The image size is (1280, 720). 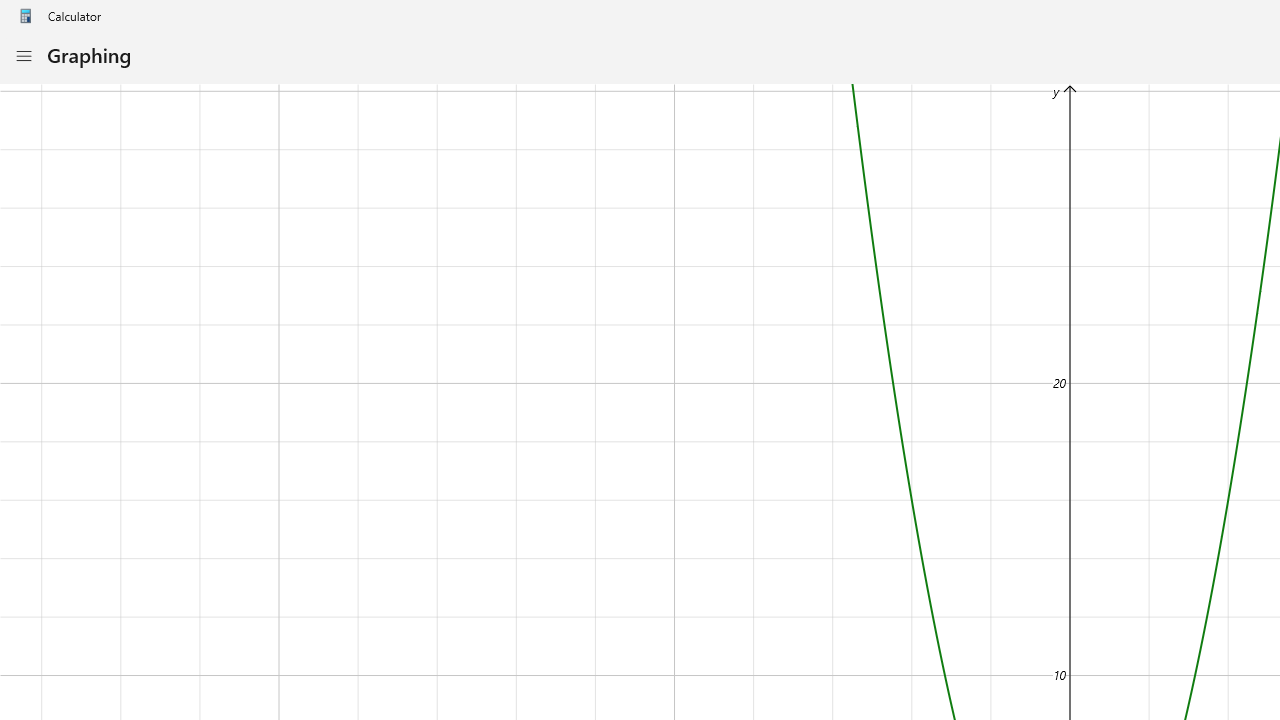 I want to click on 'Open Navigation', so click(x=23, y=55).